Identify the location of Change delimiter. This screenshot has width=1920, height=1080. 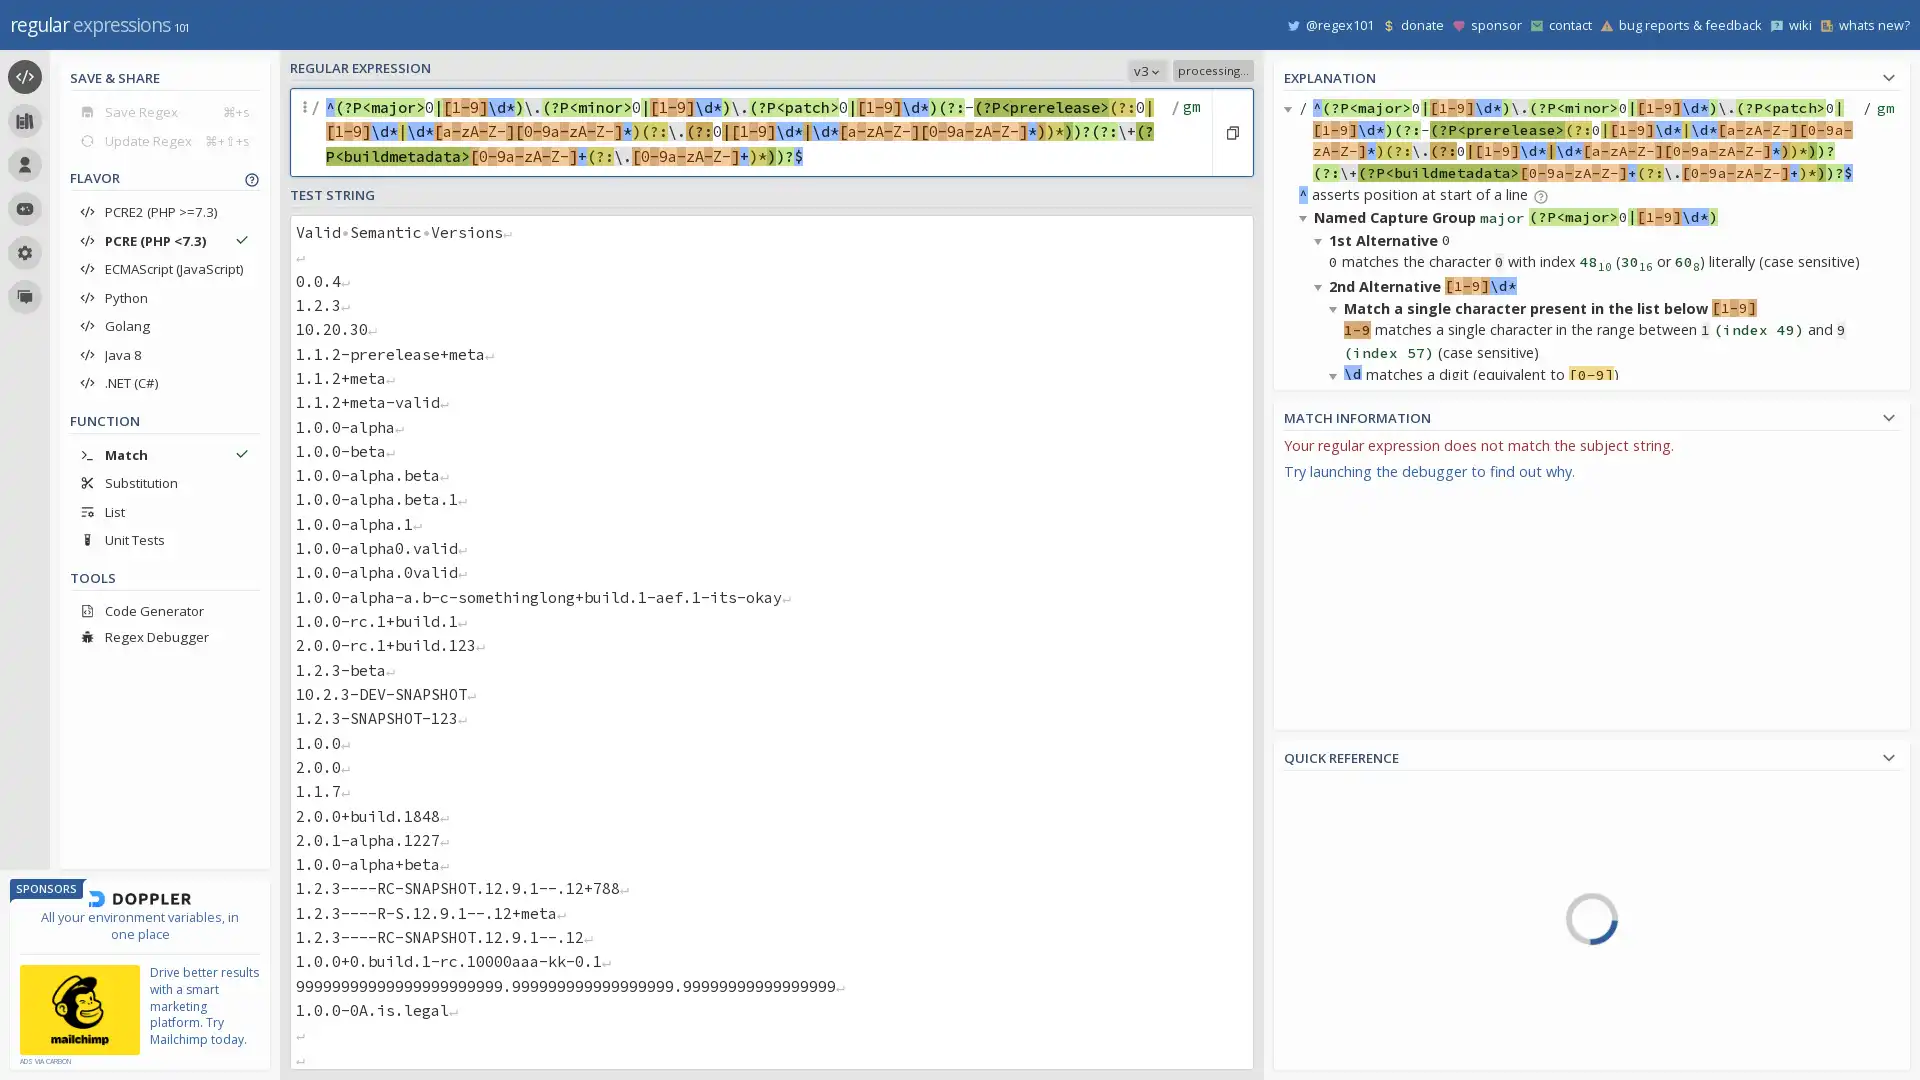
(306, 132).